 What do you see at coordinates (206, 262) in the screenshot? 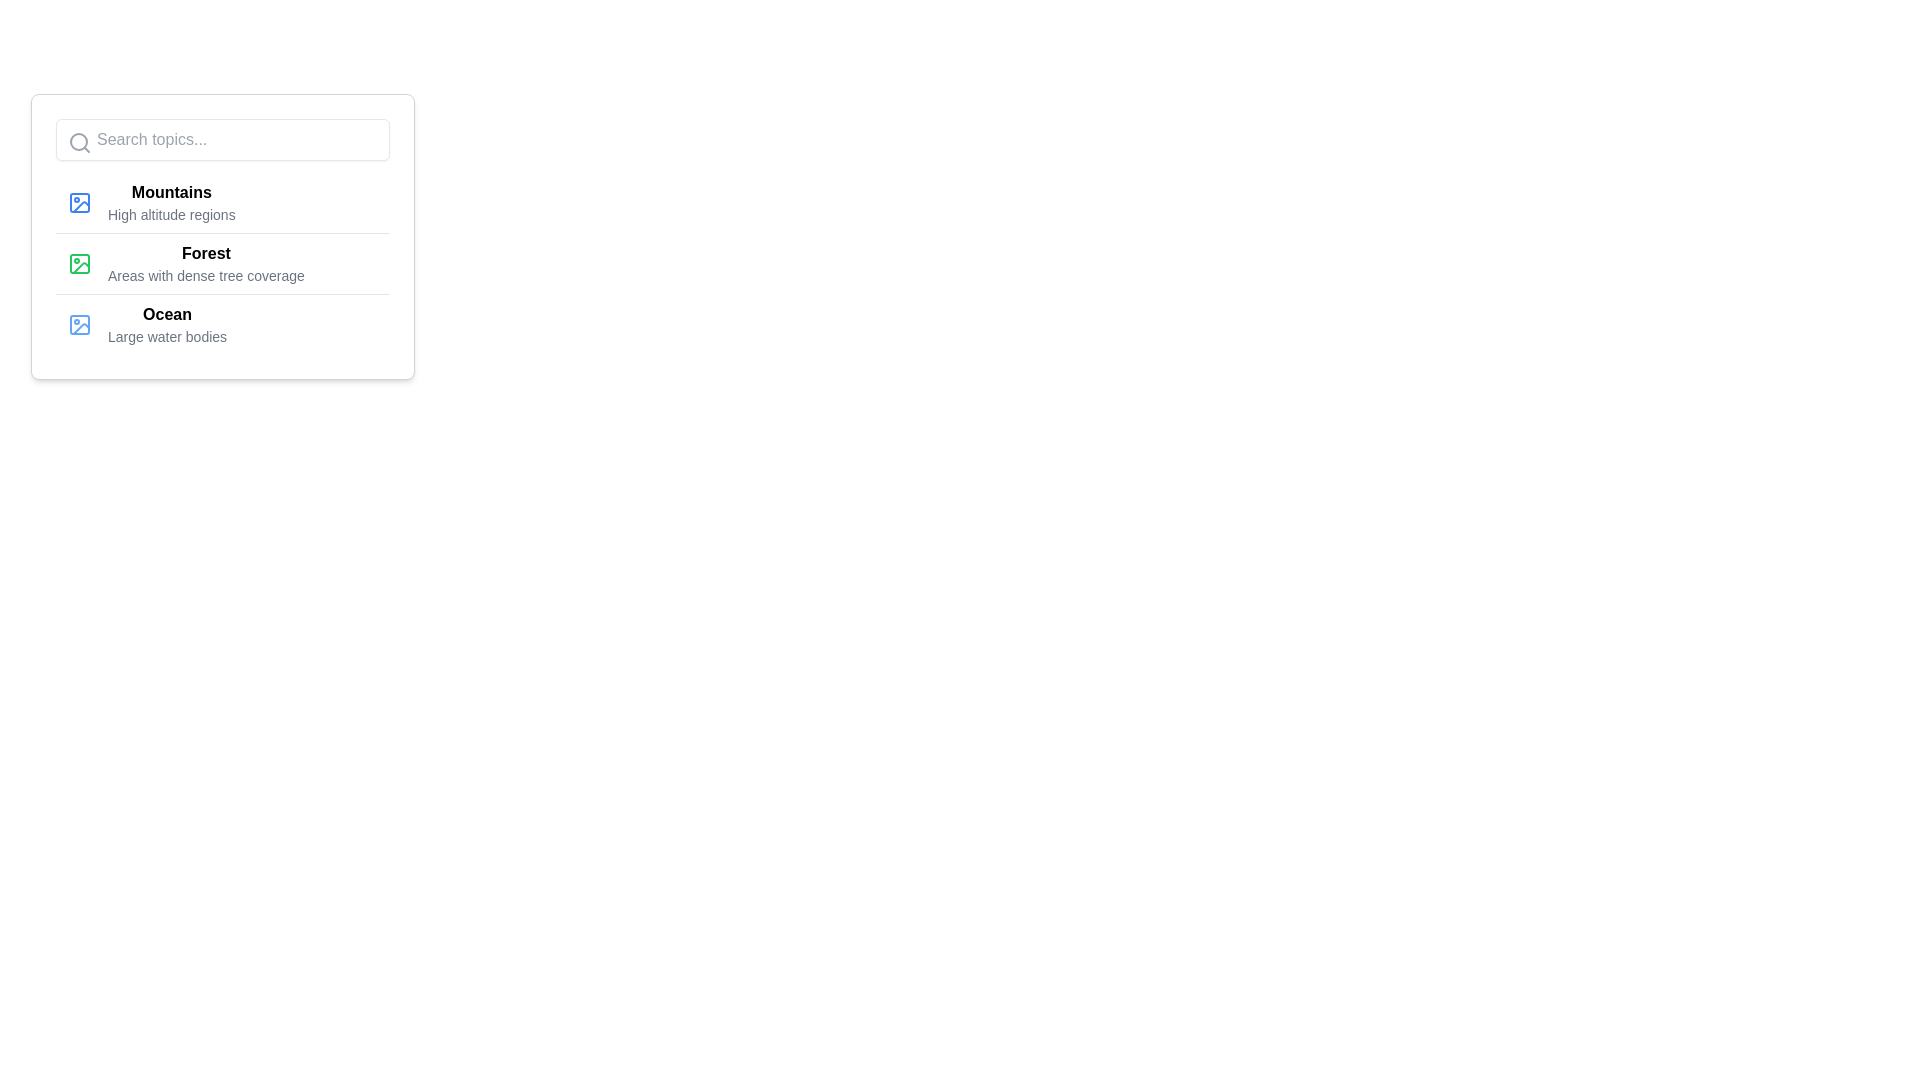
I see `the 'Forest' topic option in the list, which is the second row between 'Mountains' and 'Ocean'` at bounding box center [206, 262].